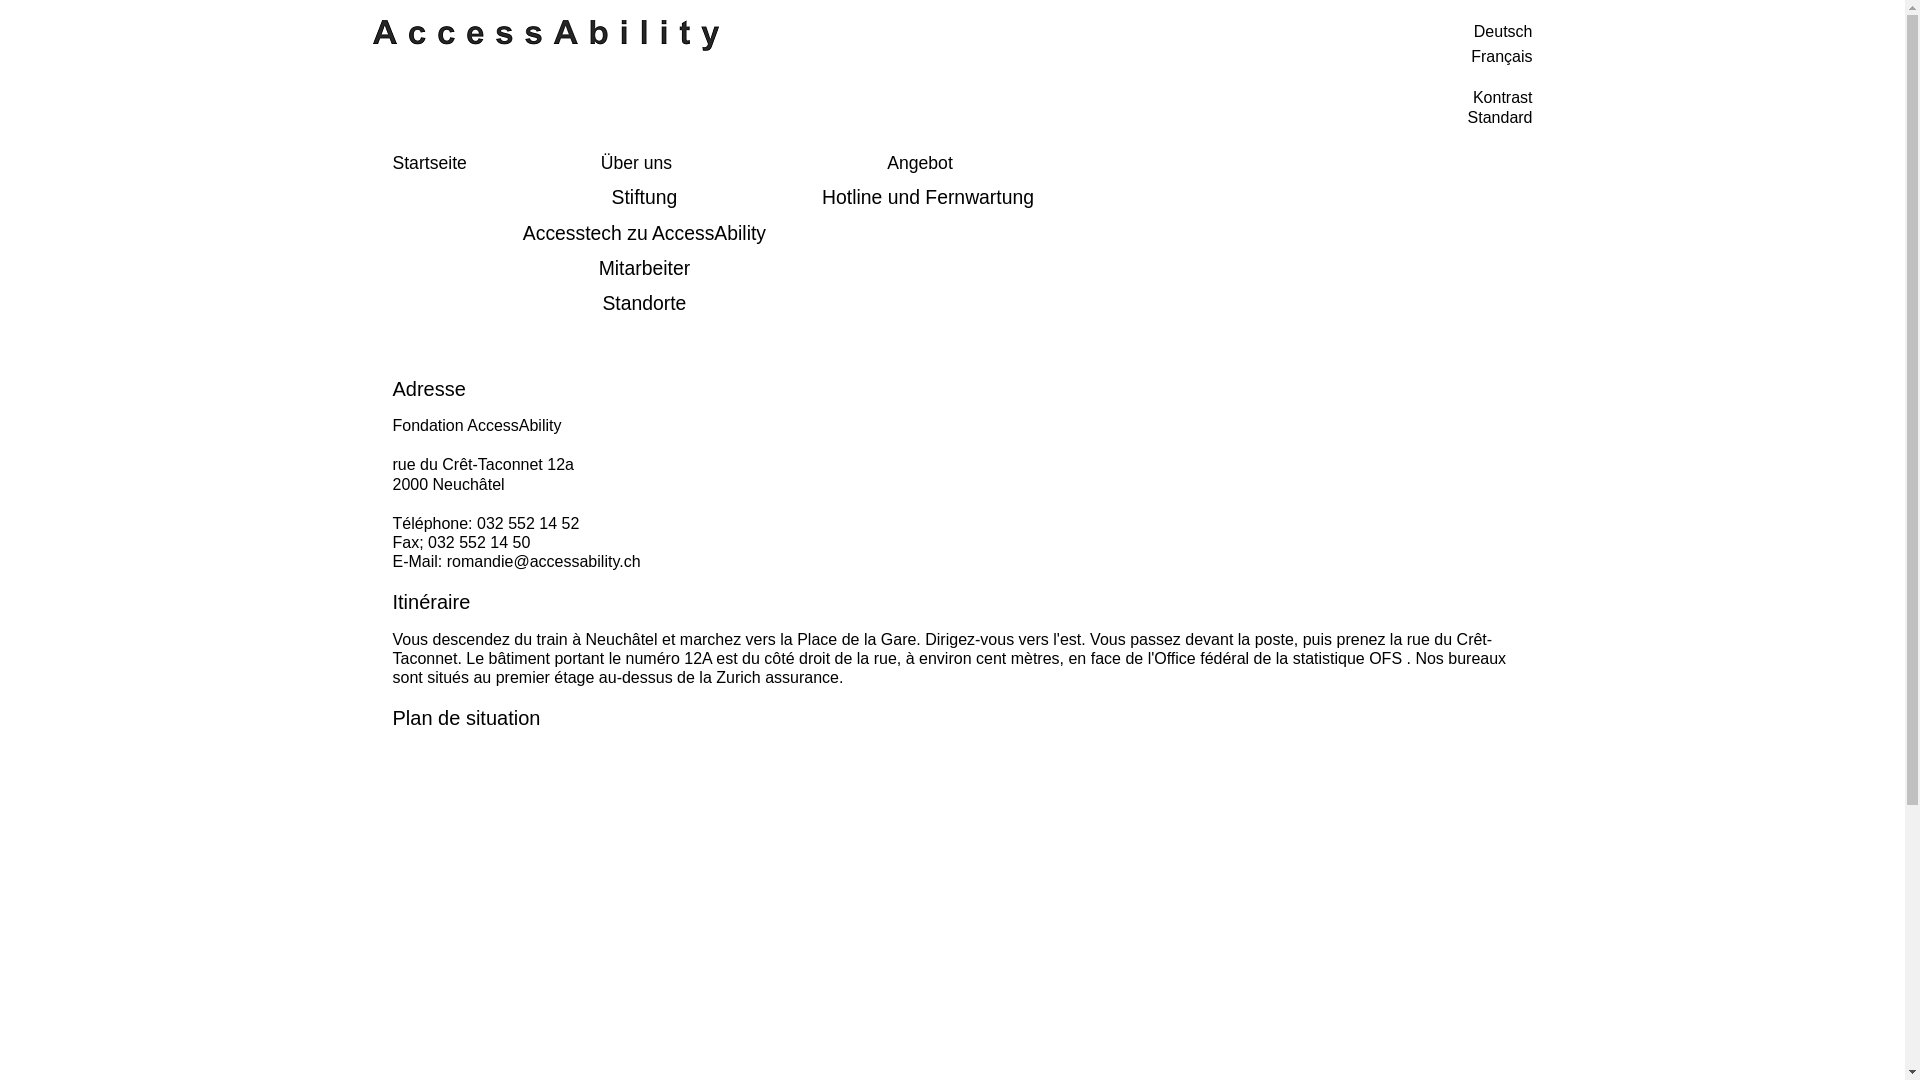 This screenshot has height=1080, width=1920. What do you see at coordinates (1502, 97) in the screenshot?
I see `'Kontrast'` at bounding box center [1502, 97].